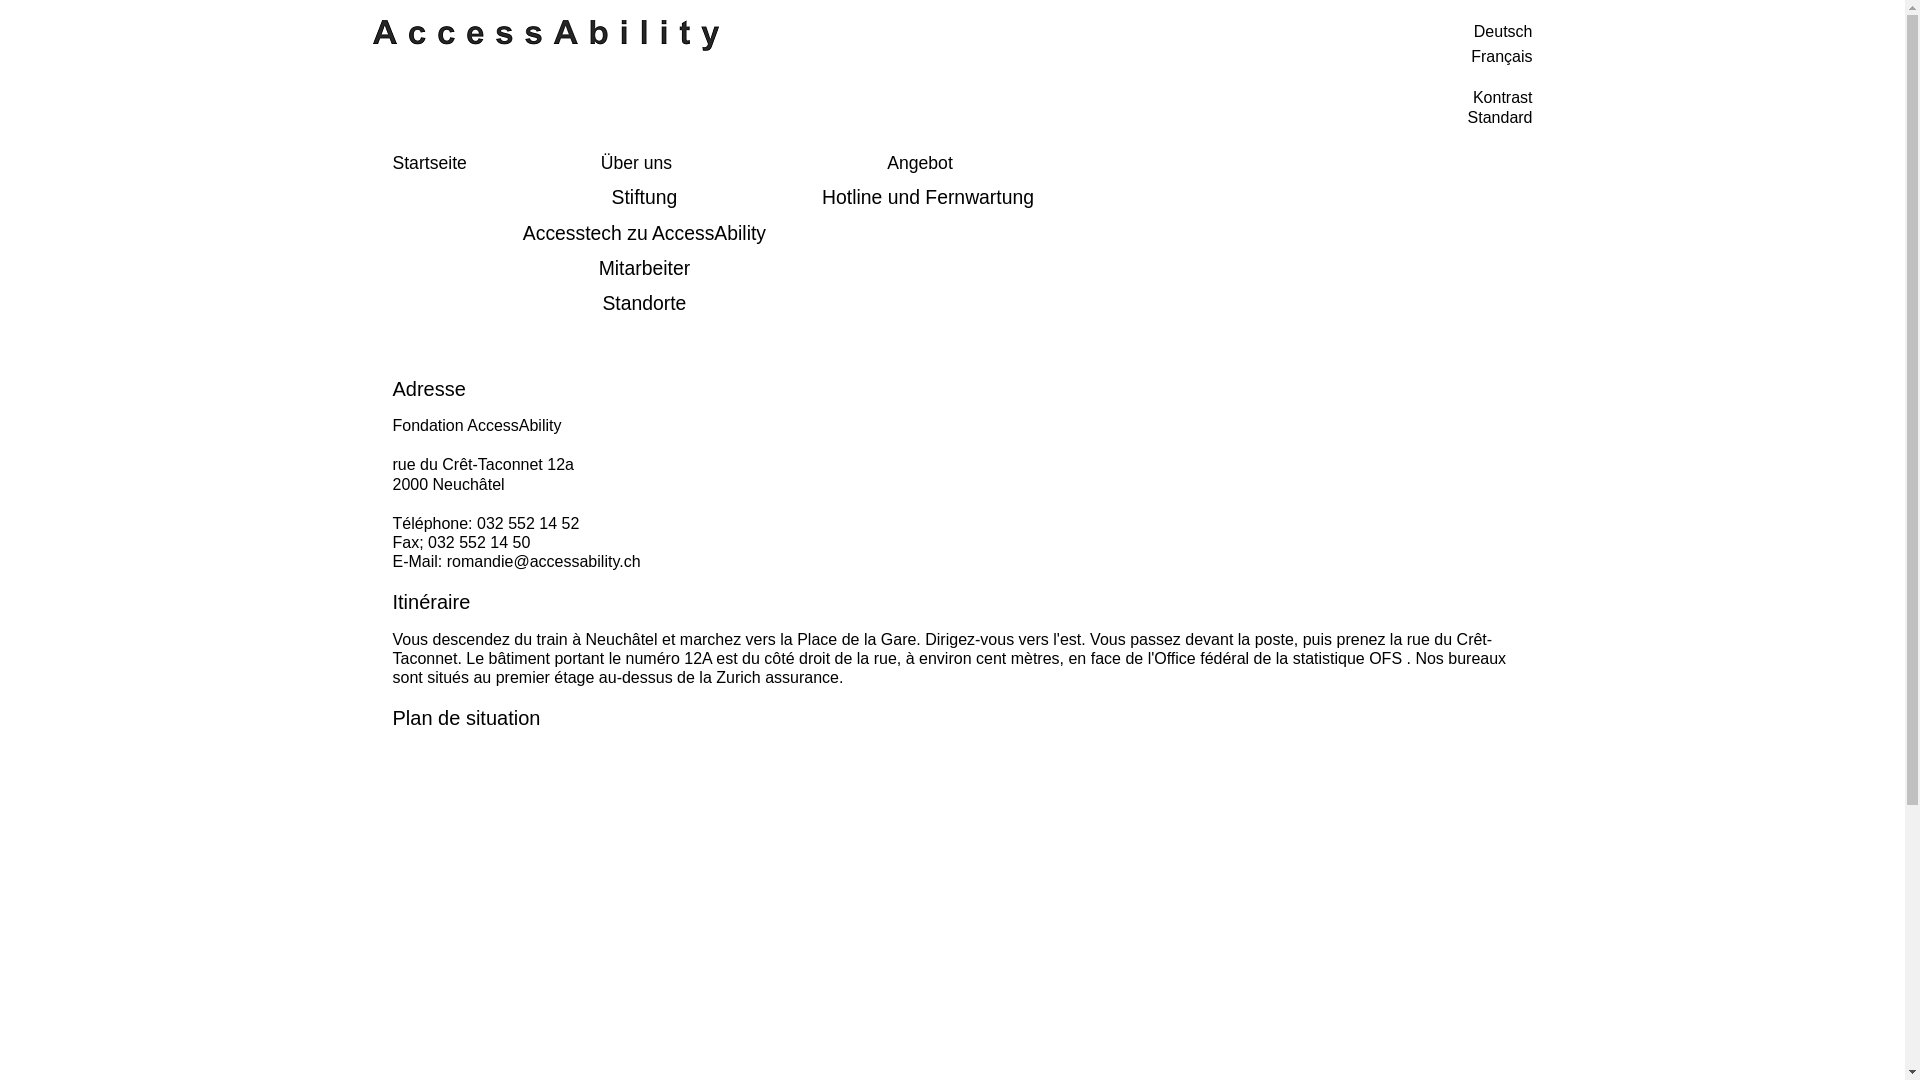 This screenshot has height=1080, width=1920. What do you see at coordinates (1502, 97) in the screenshot?
I see `'Kontrast'` at bounding box center [1502, 97].